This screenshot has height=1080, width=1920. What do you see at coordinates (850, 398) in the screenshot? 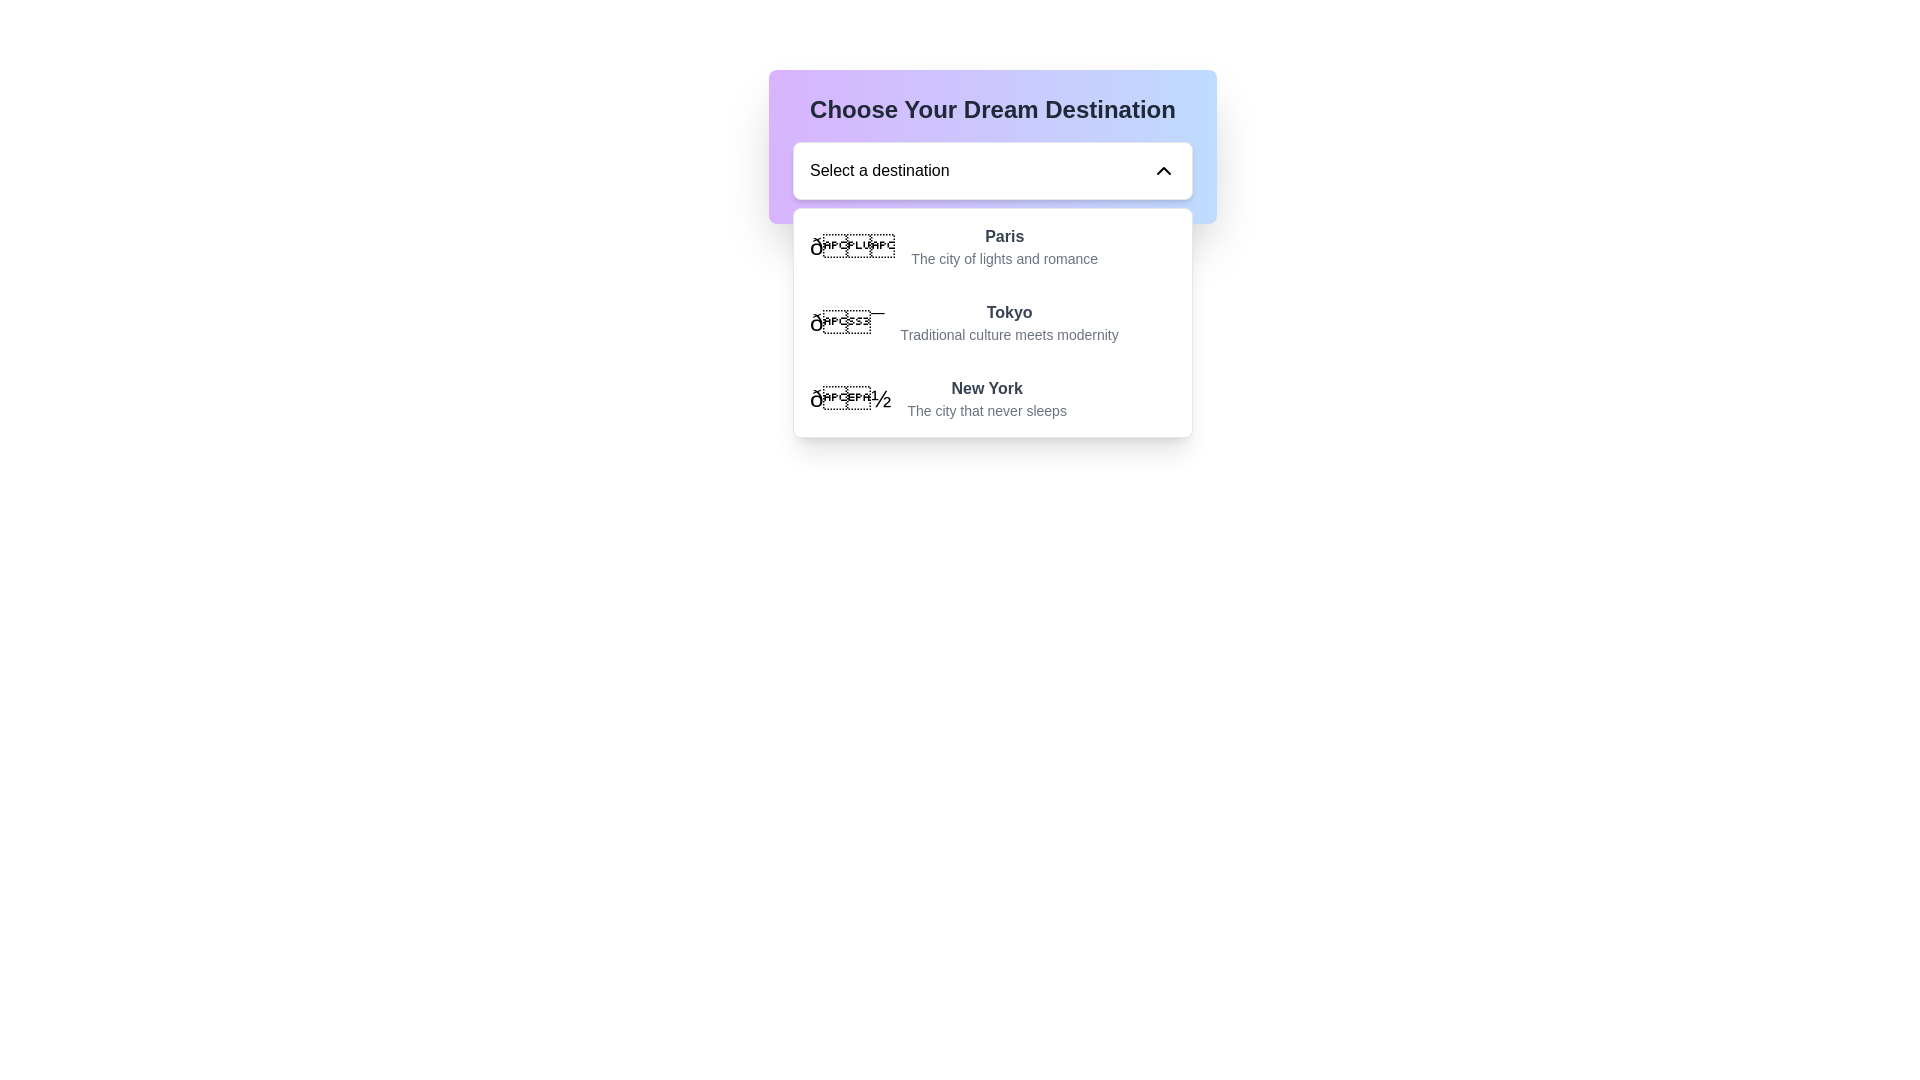
I see `the text-based envelope icon located at the leftmost side of the 'New York' option in the dropdown list` at bounding box center [850, 398].